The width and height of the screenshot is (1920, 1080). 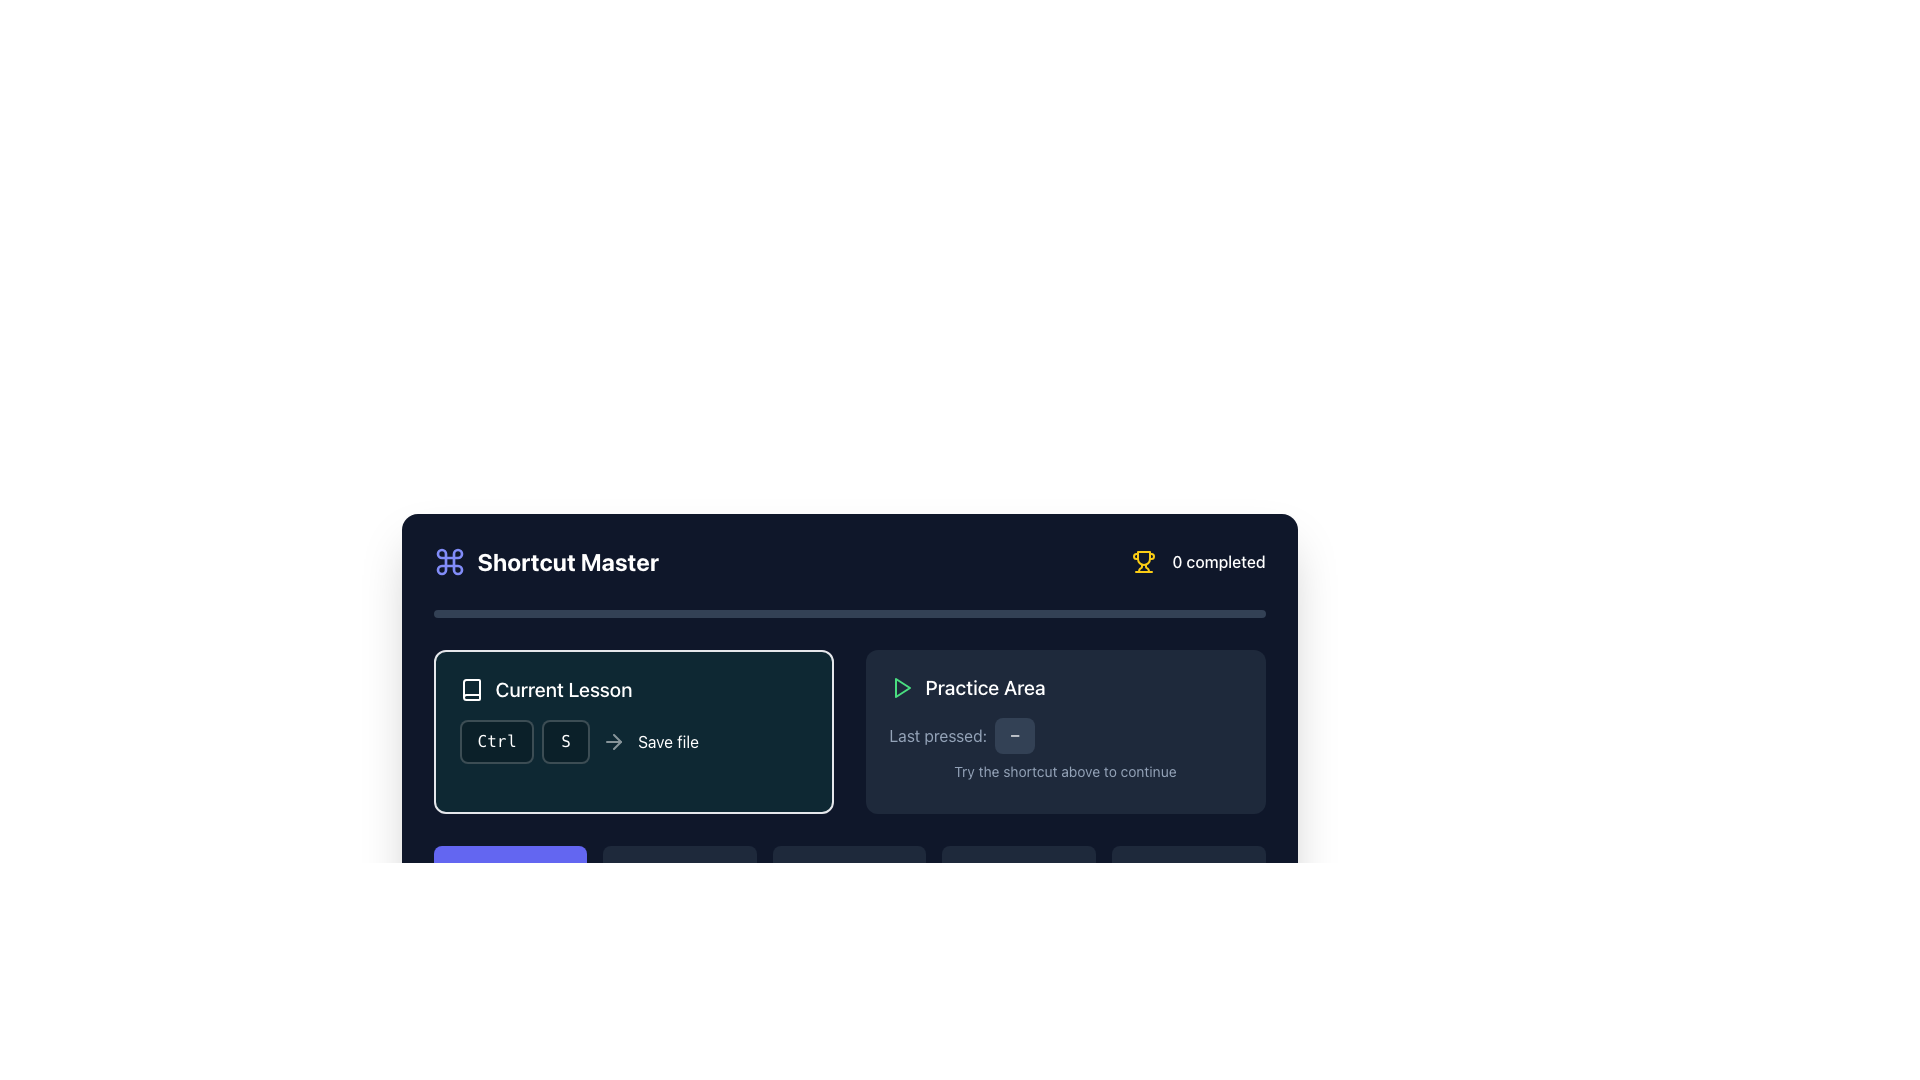 I want to click on the book-like icon located within the 'Current Lesson' card, which is styled with a light stroke and rounded corners, so click(x=470, y=689).